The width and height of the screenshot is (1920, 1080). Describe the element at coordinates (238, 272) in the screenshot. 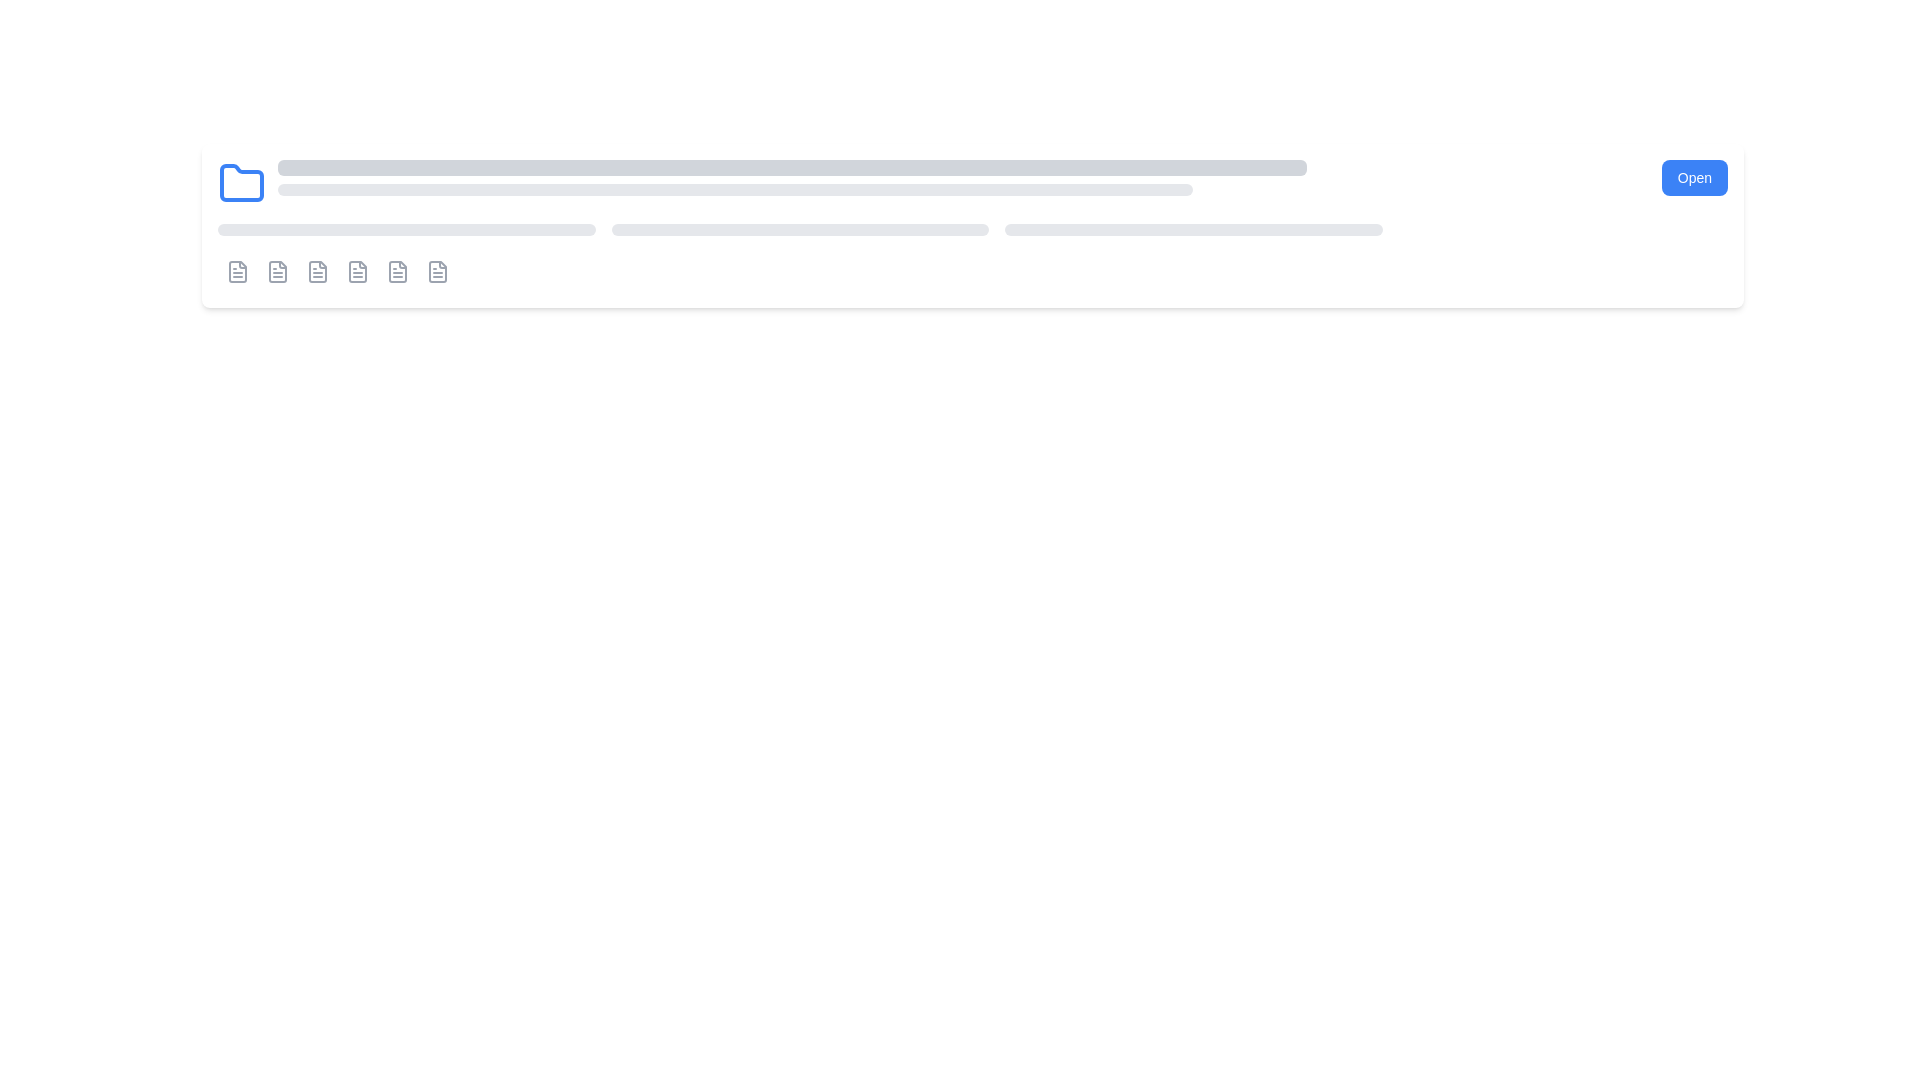

I see `the first document icon in the bottom-left region of the row of similar icons` at that location.